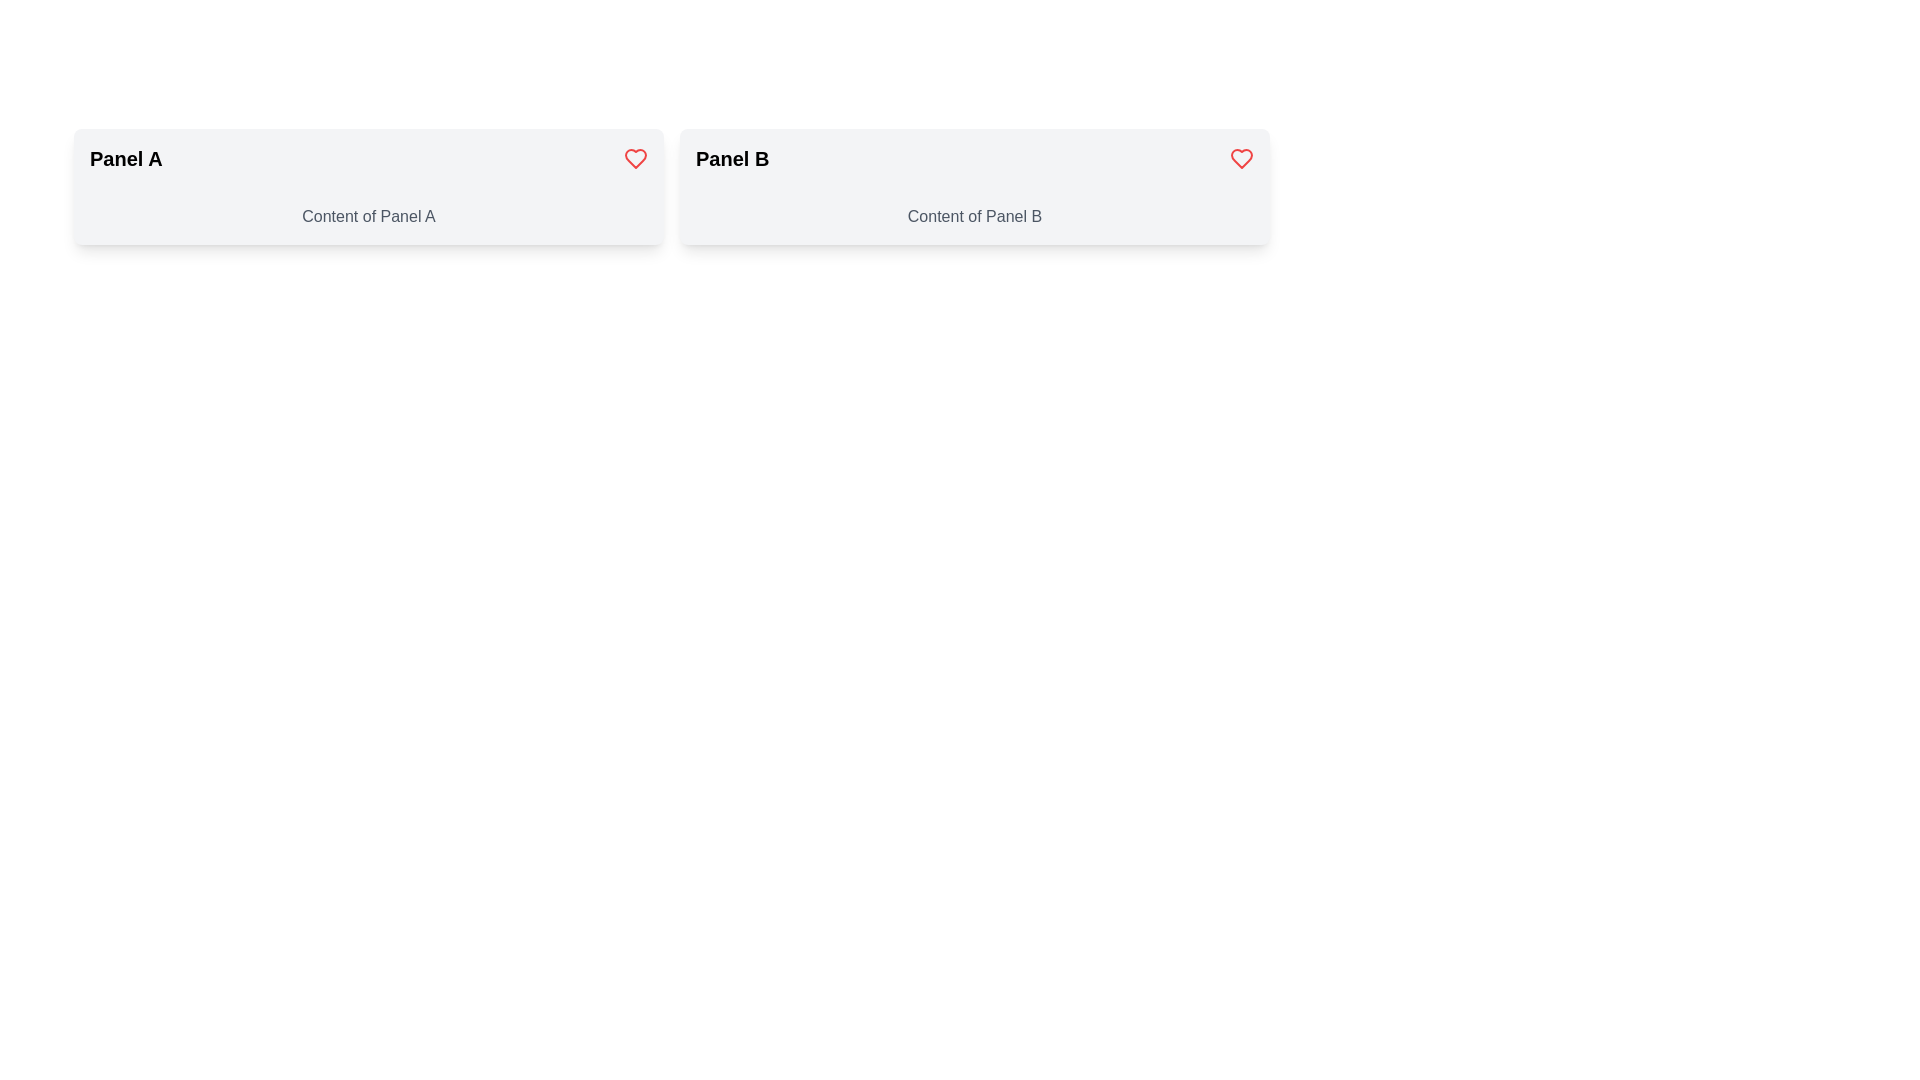  What do you see at coordinates (369, 216) in the screenshot?
I see `the informational text block located in 'Panel A', positioned below its header` at bounding box center [369, 216].